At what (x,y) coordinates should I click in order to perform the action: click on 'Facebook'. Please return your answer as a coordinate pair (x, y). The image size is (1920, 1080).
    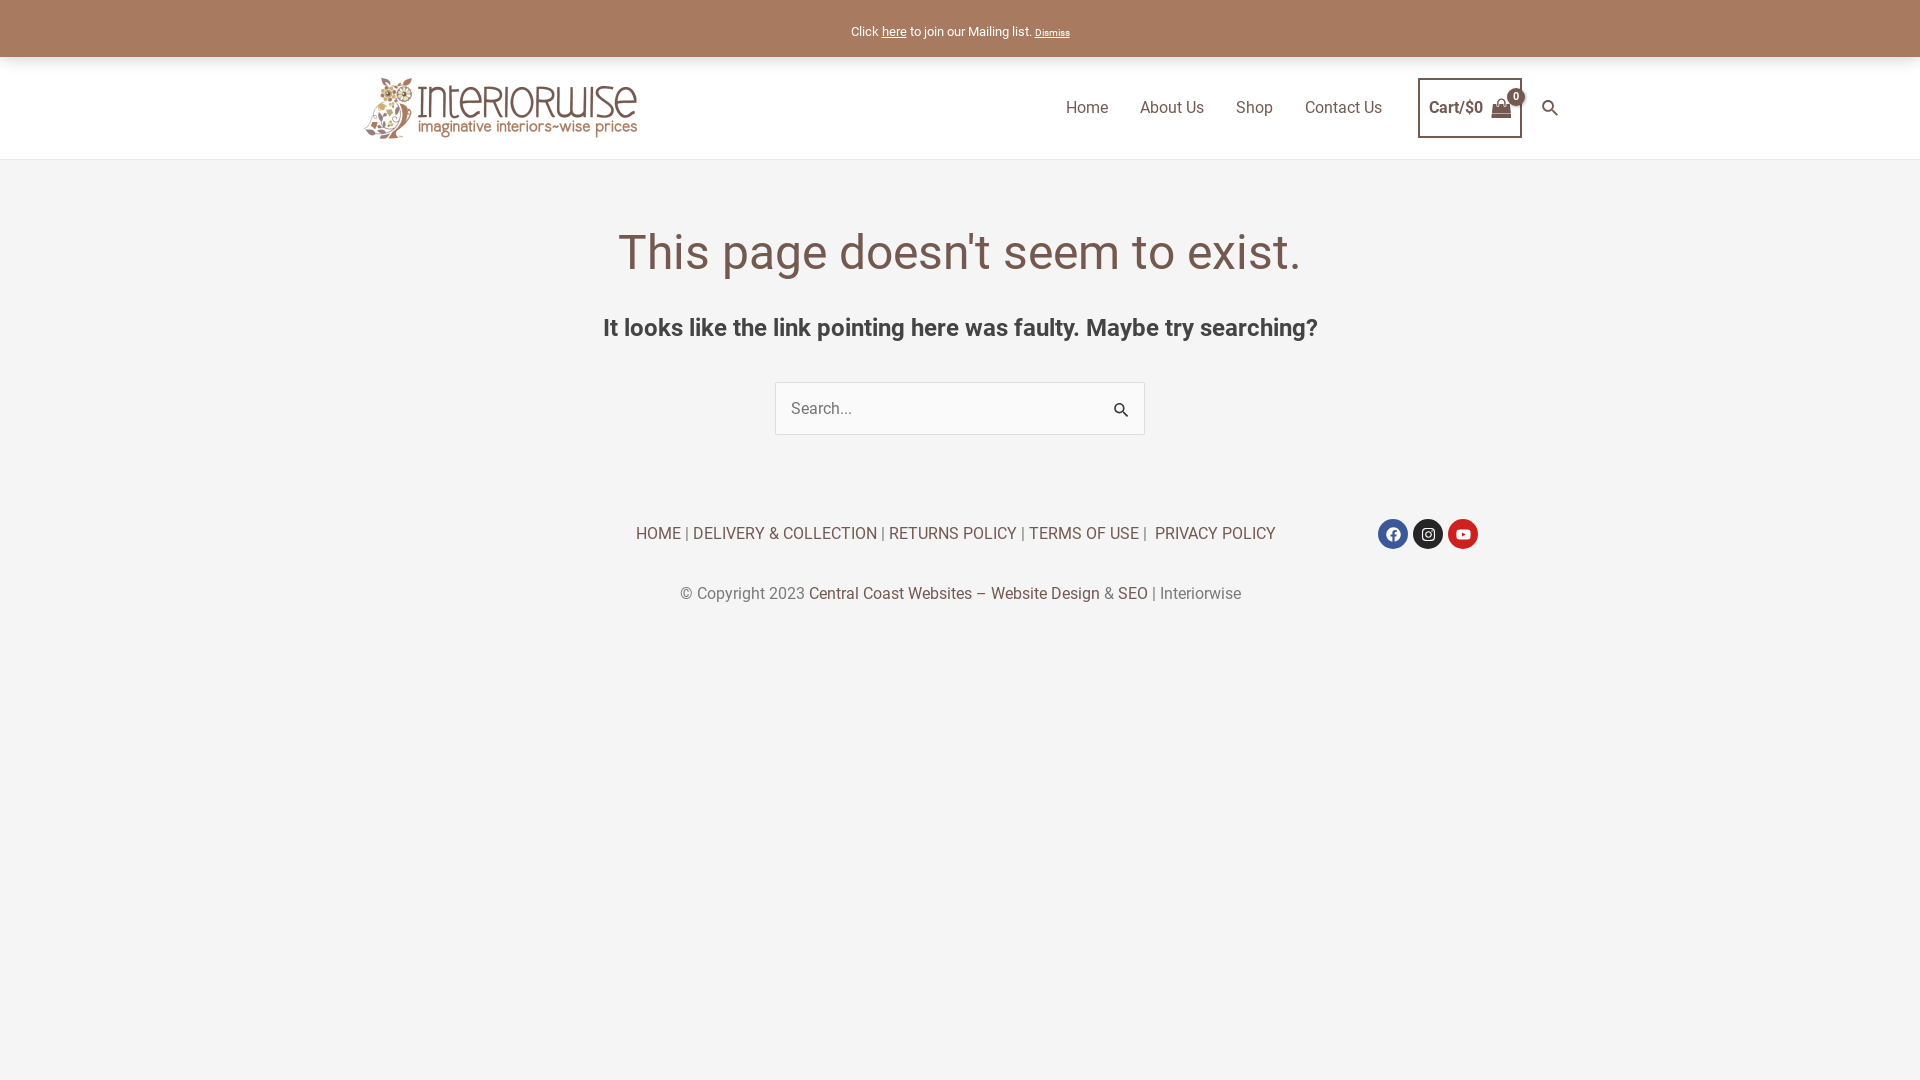
    Looking at the image, I should click on (1391, 532).